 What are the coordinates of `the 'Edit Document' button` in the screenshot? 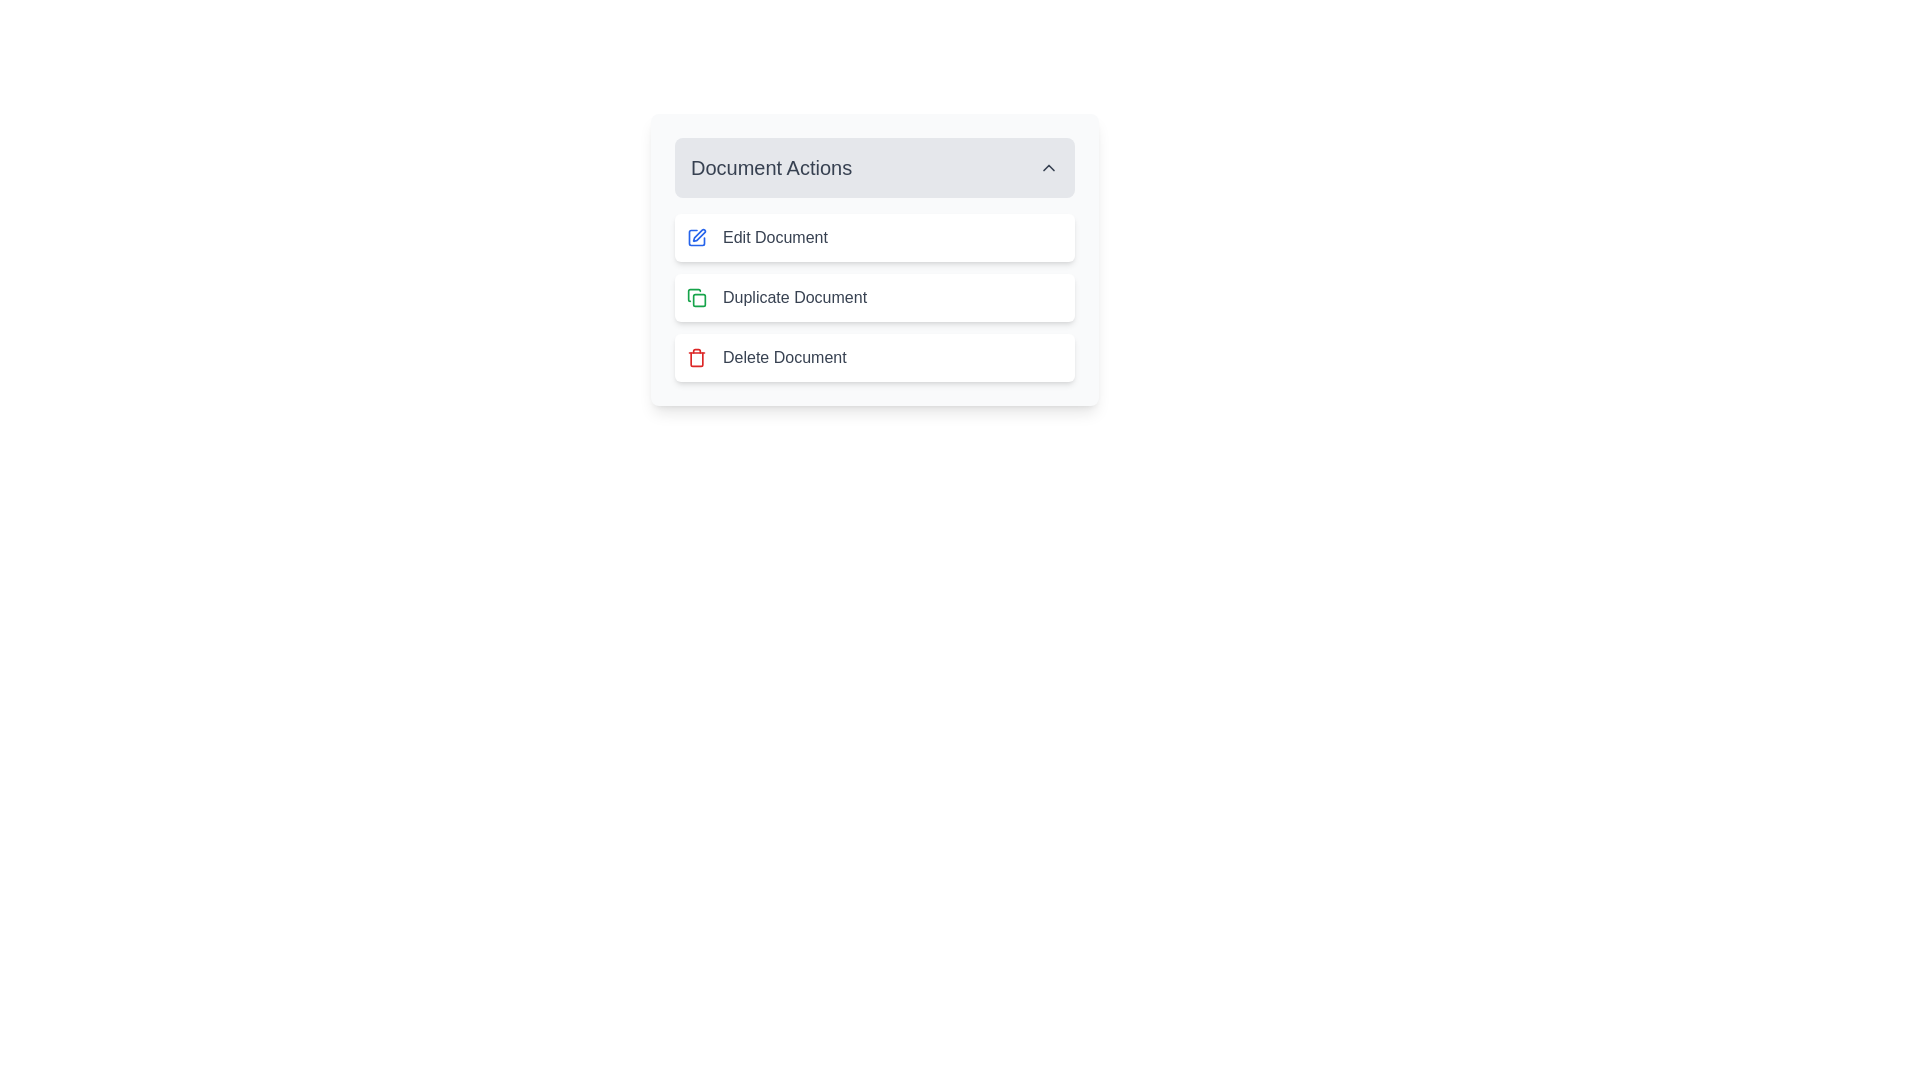 It's located at (874, 237).